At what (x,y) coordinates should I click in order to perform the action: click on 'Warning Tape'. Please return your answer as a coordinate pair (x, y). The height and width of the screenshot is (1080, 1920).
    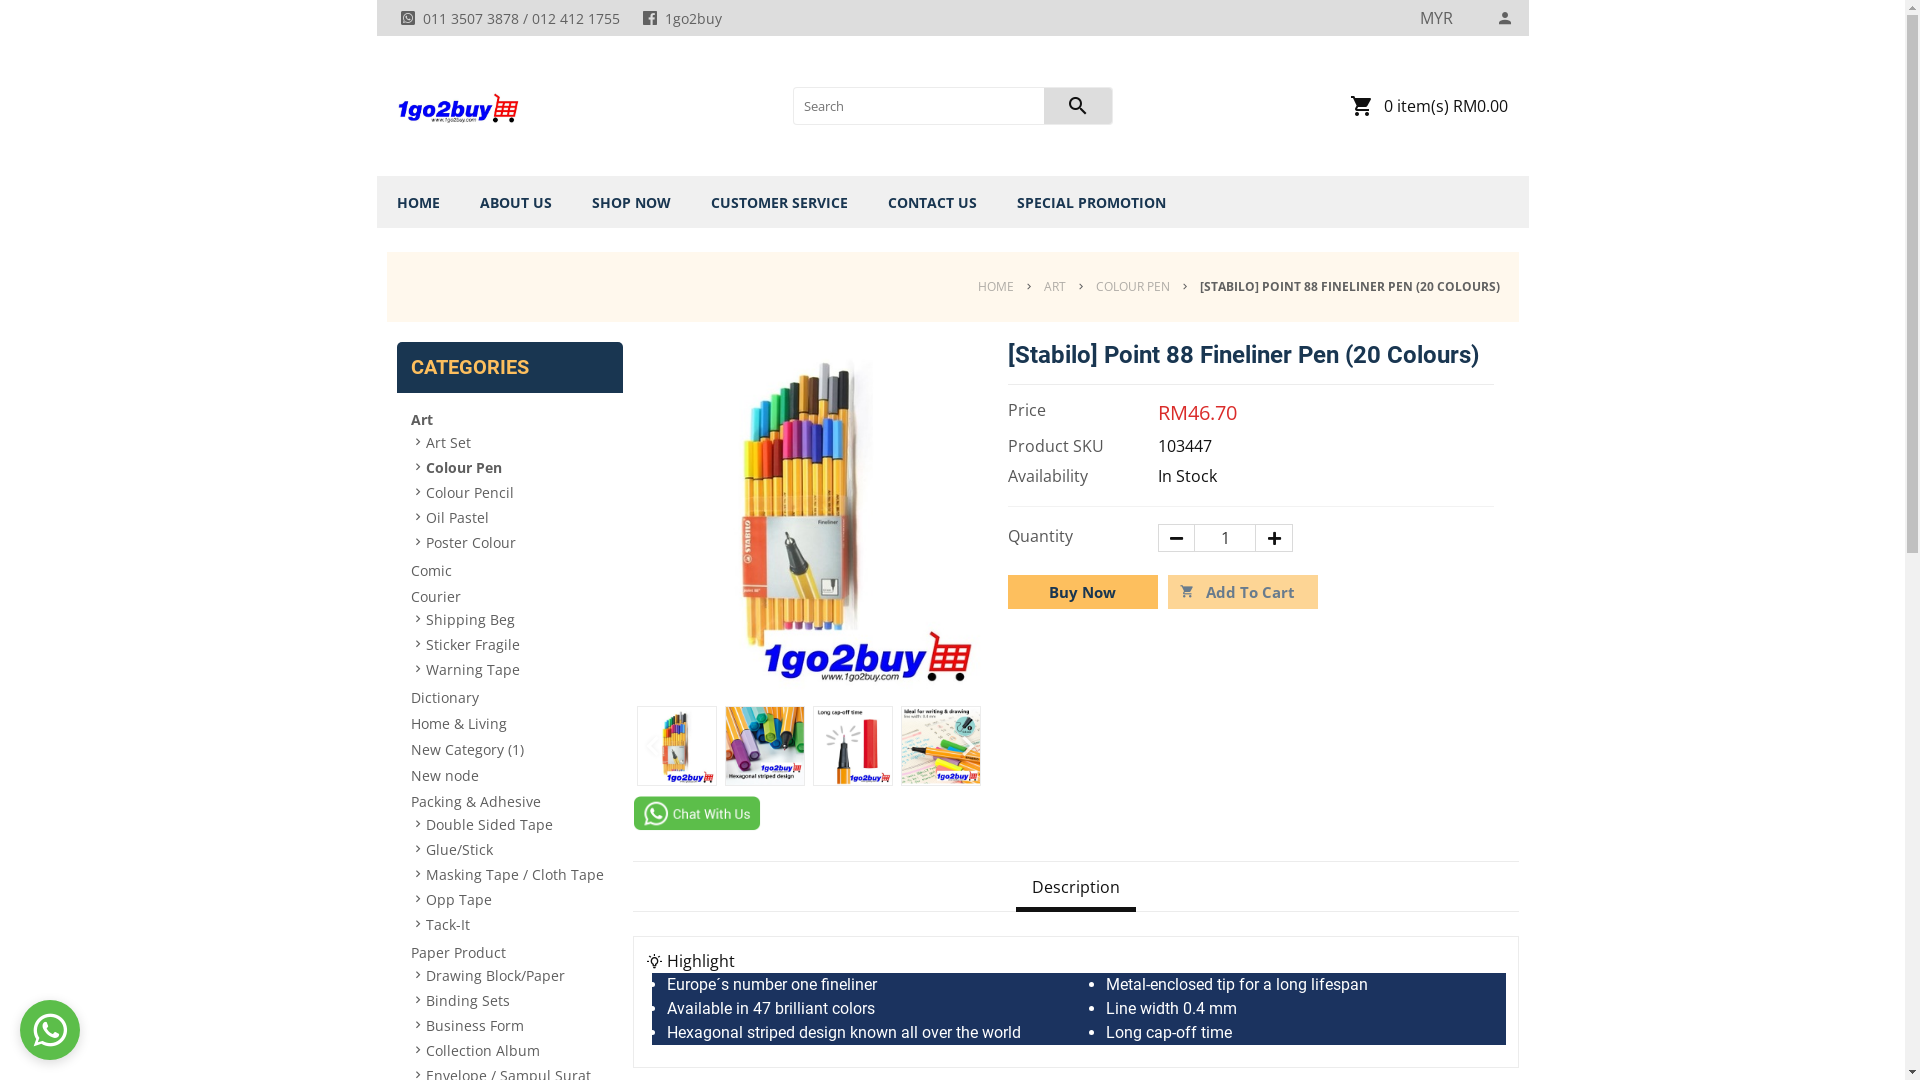
    Looking at the image, I should click on (517, 668).